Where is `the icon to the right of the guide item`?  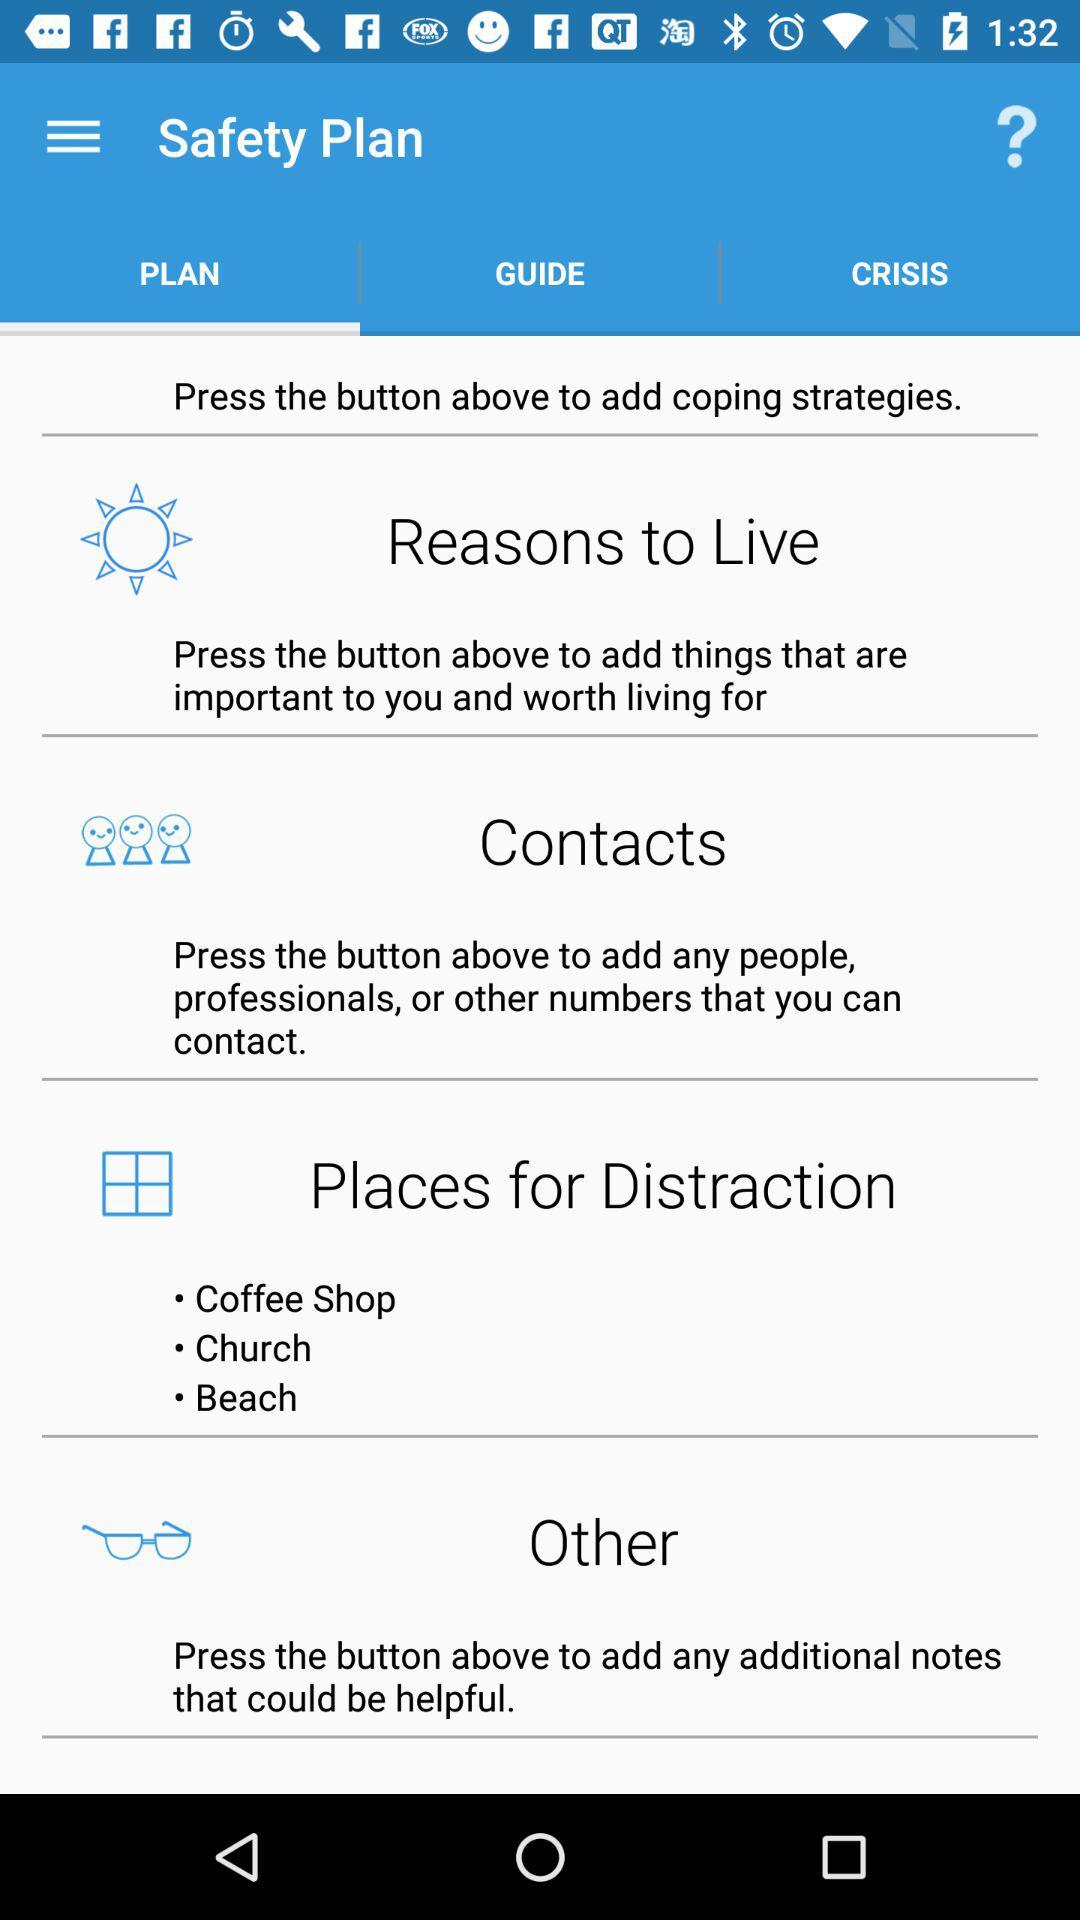
the icon to the right of the guide item is located at coordinates (1017, 135).